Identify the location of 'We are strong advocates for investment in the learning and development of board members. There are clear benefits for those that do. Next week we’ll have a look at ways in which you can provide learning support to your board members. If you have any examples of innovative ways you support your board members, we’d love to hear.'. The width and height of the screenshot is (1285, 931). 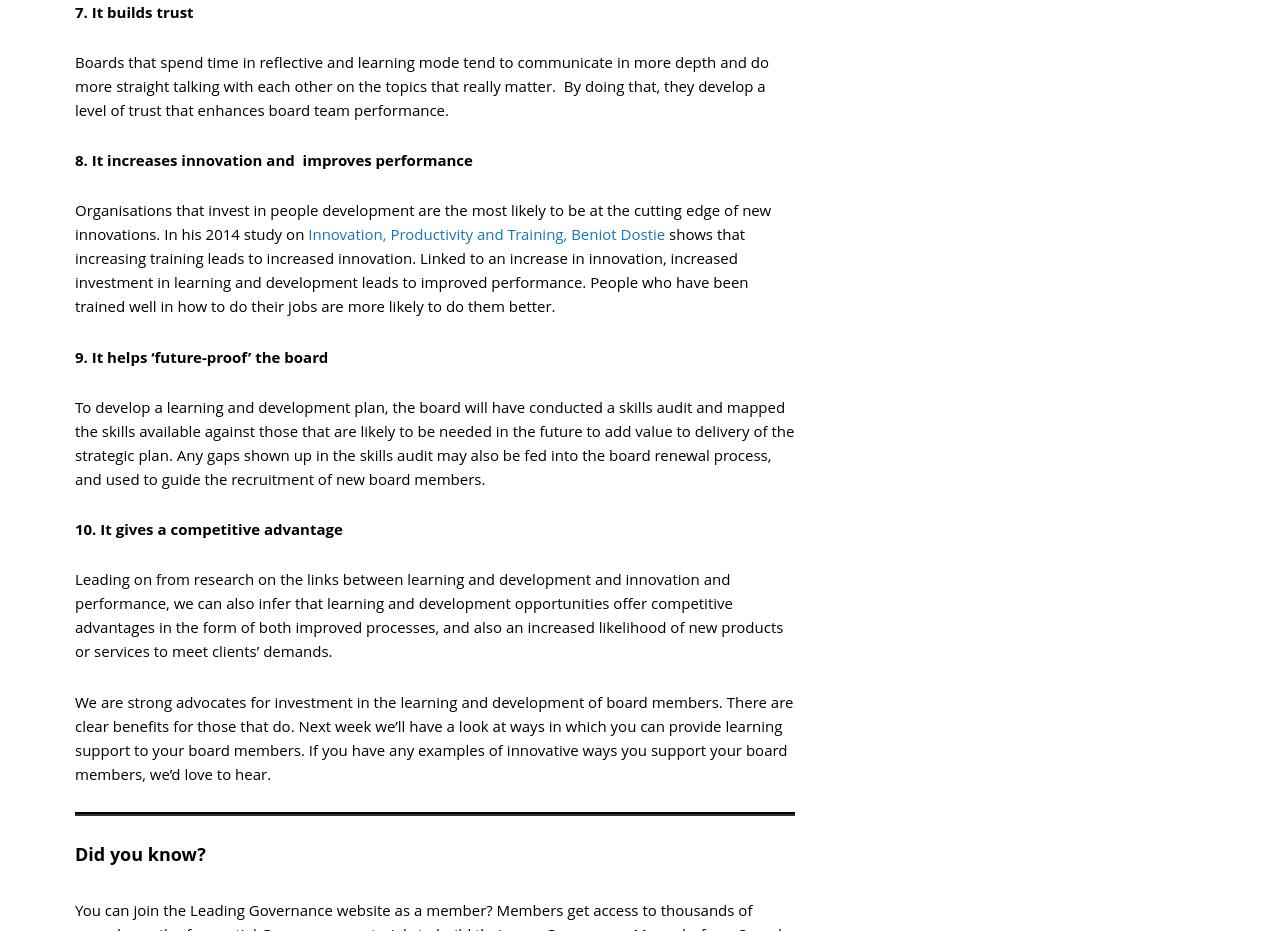
(433, 736).